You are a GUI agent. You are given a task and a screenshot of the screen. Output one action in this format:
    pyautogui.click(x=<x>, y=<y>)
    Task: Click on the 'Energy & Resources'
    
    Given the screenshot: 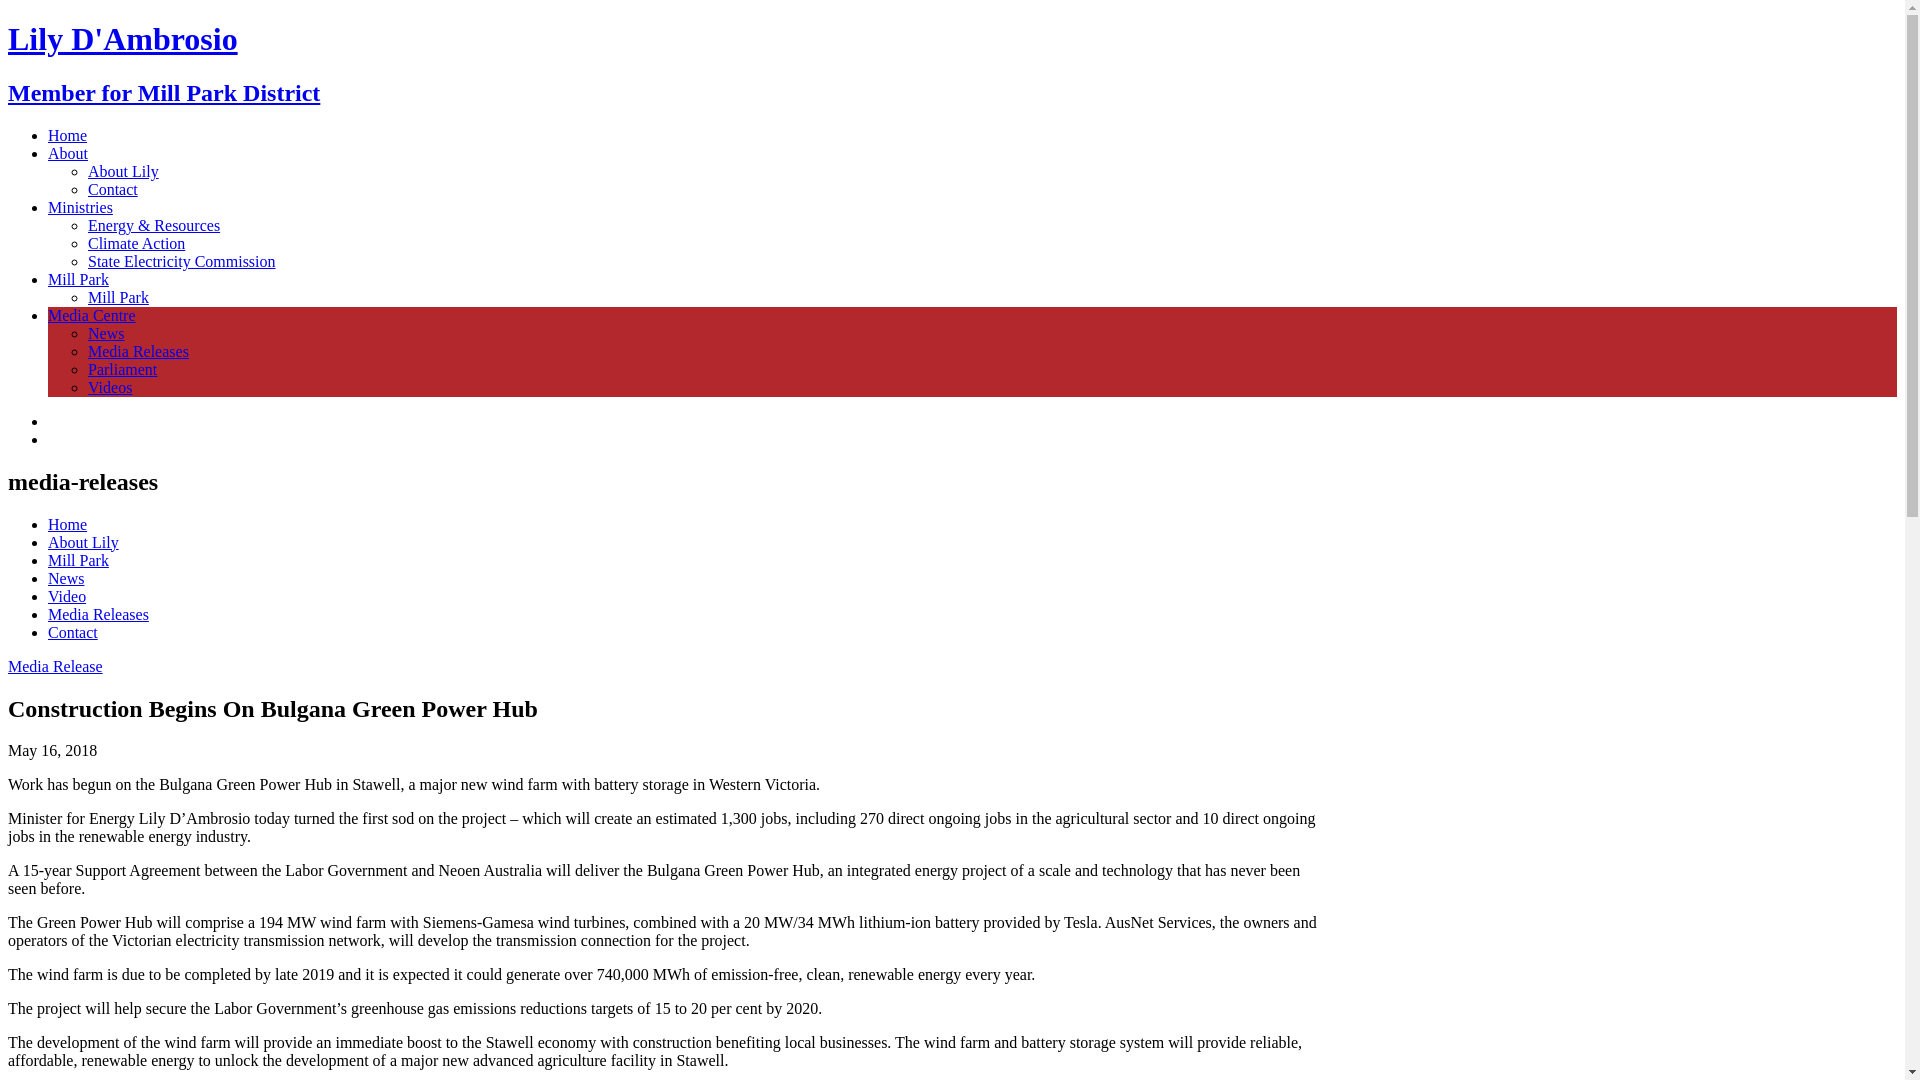 What is the action you would take?
    pyautogui.click(x=152, y=225)
    